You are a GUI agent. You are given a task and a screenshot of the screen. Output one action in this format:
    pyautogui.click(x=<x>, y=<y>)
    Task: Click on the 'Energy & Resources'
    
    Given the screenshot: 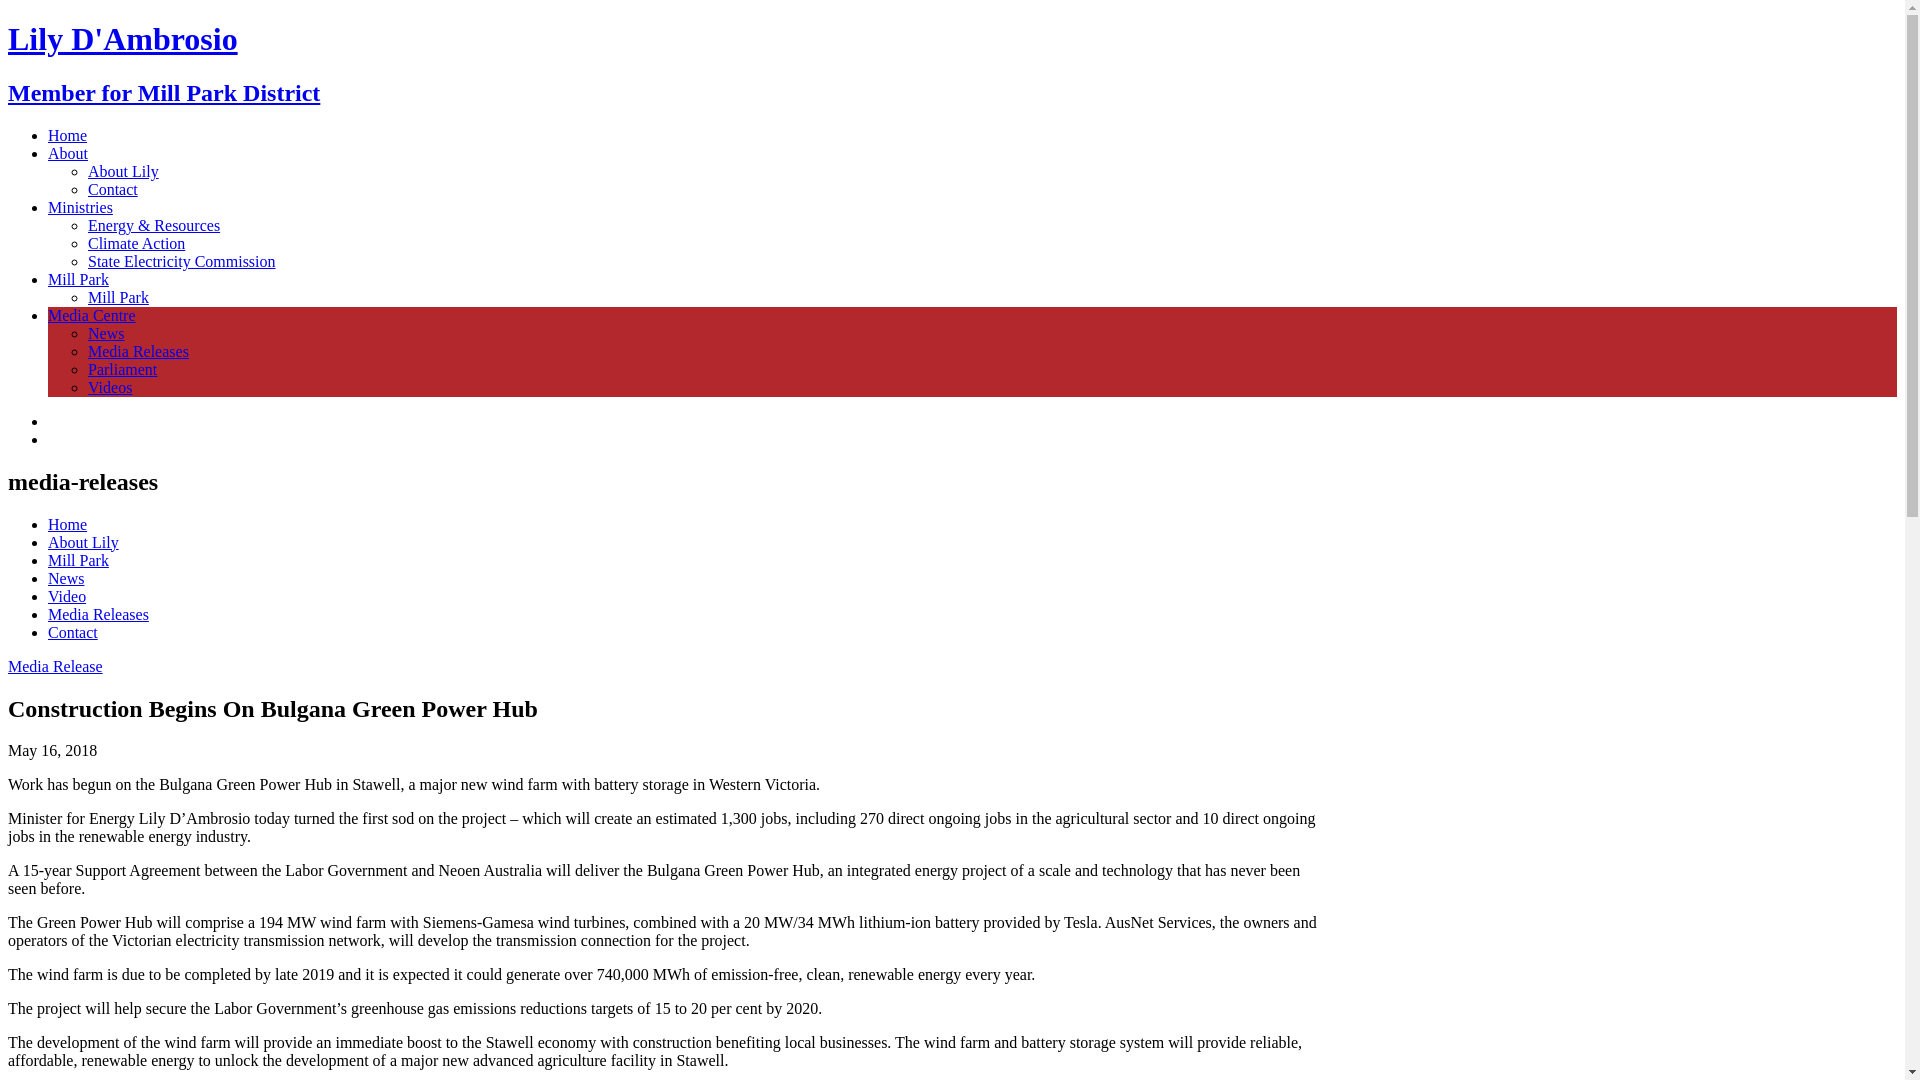 What is the action you would take?
    pyautogui.click(x=152, y=225)
    